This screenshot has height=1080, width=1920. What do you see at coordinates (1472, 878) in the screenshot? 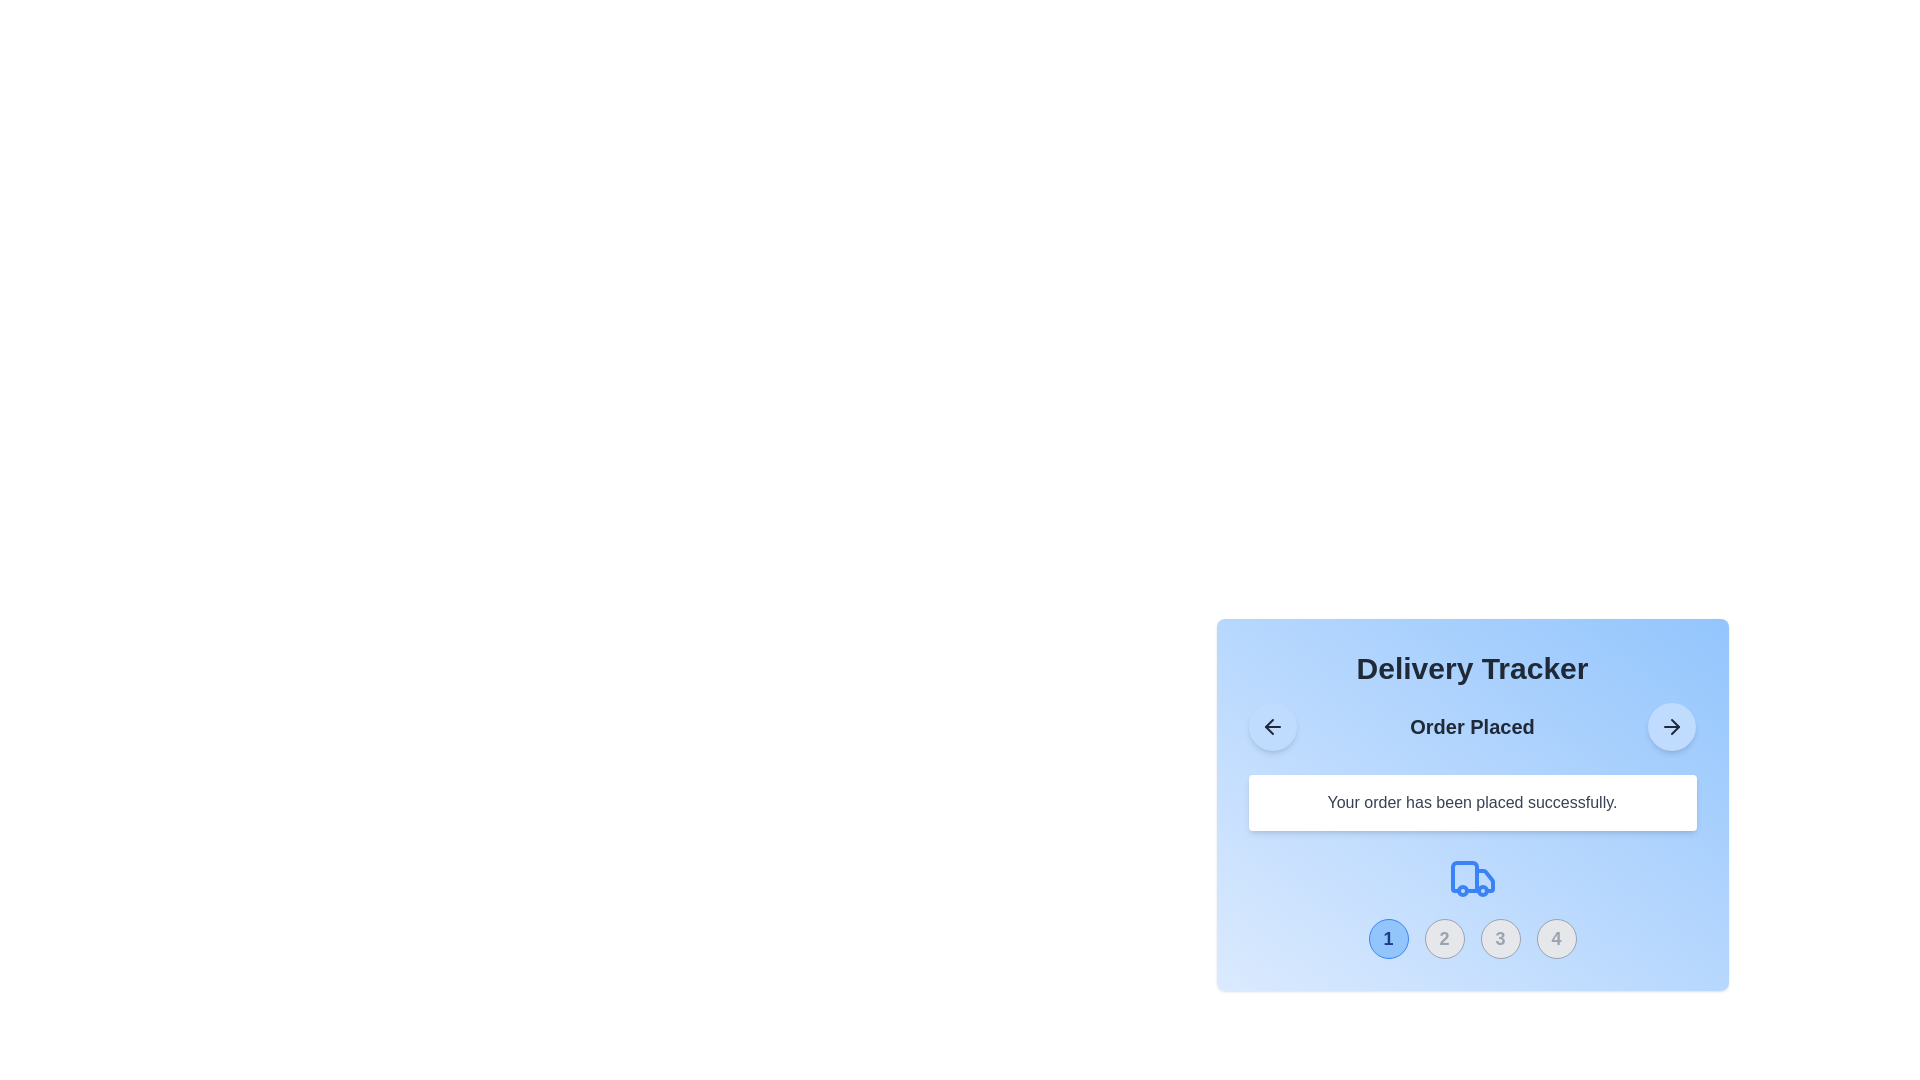
I see `the SVG icon representing a step in the delivery tracking process, located in the middle of the progress tracker interface, centered above the four circular buttons` at bounding box center [1472, 878].